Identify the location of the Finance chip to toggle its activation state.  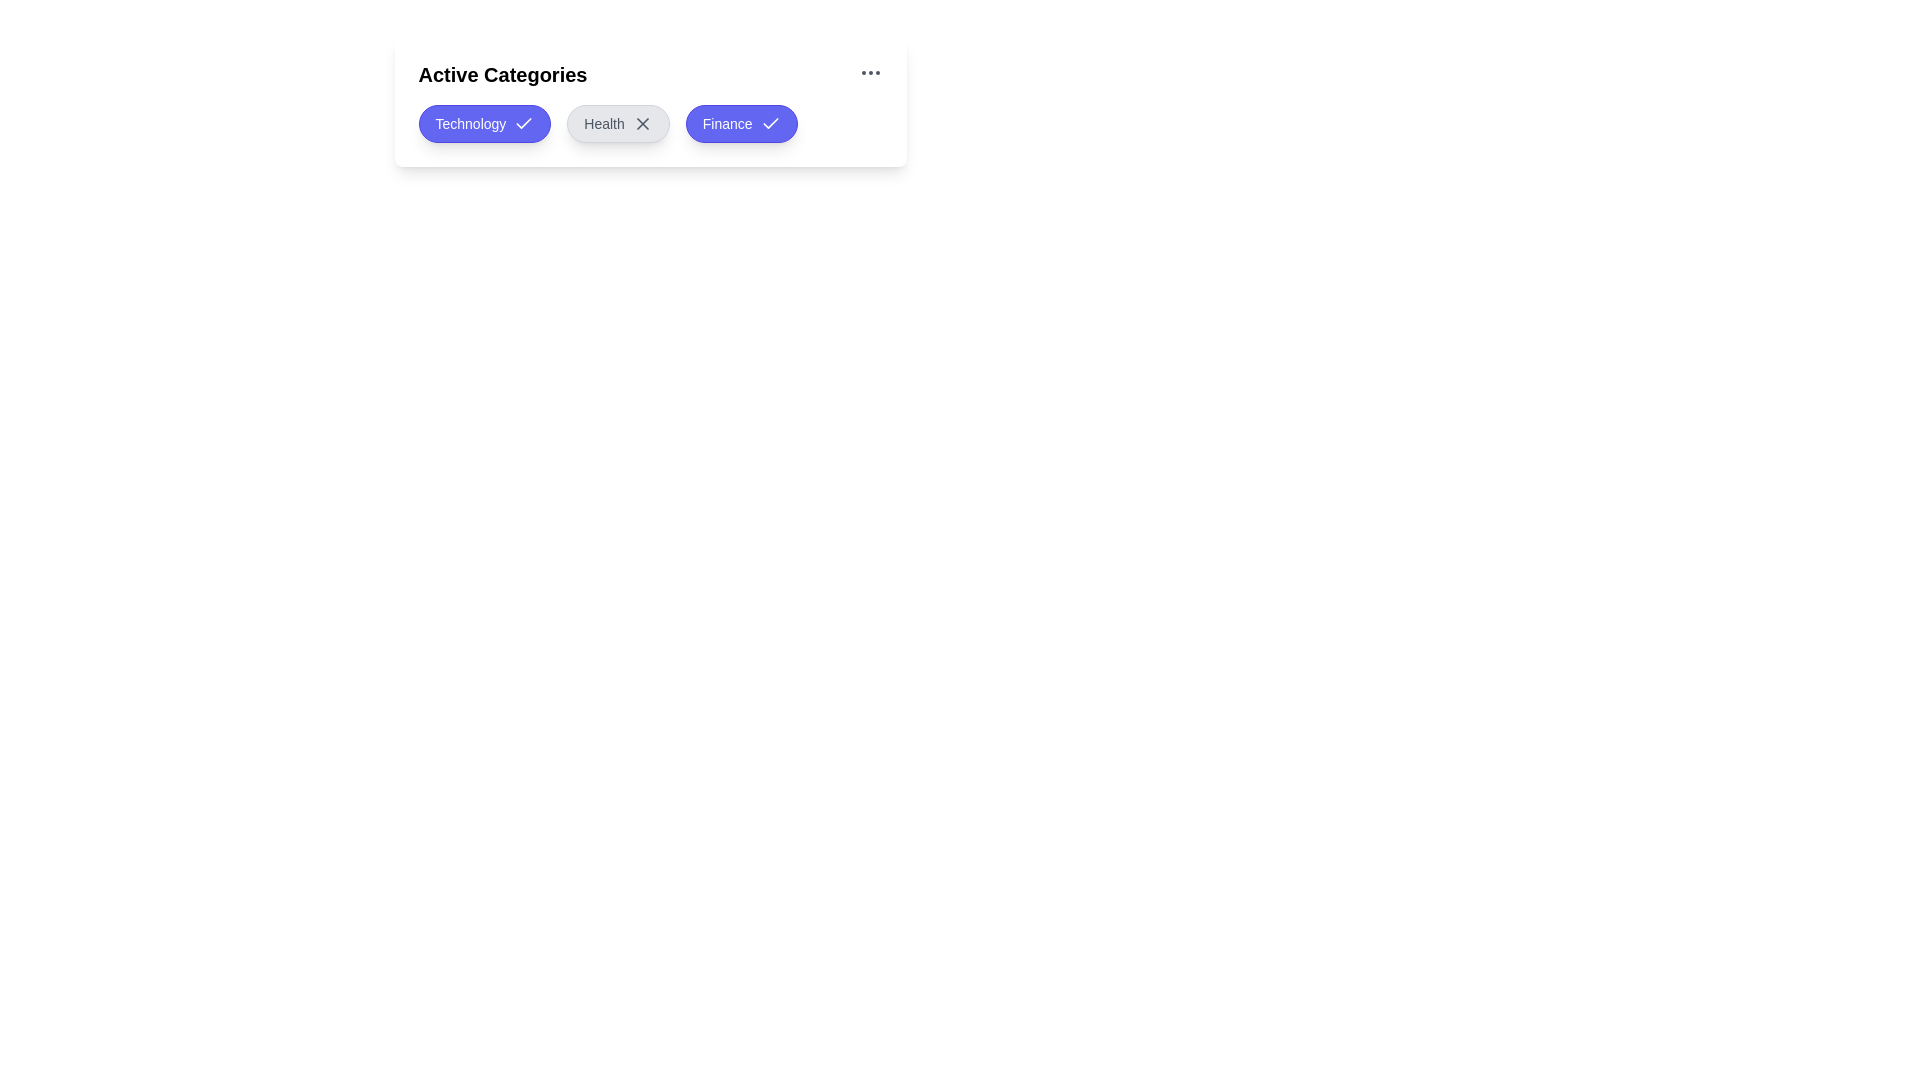
(740, 123).